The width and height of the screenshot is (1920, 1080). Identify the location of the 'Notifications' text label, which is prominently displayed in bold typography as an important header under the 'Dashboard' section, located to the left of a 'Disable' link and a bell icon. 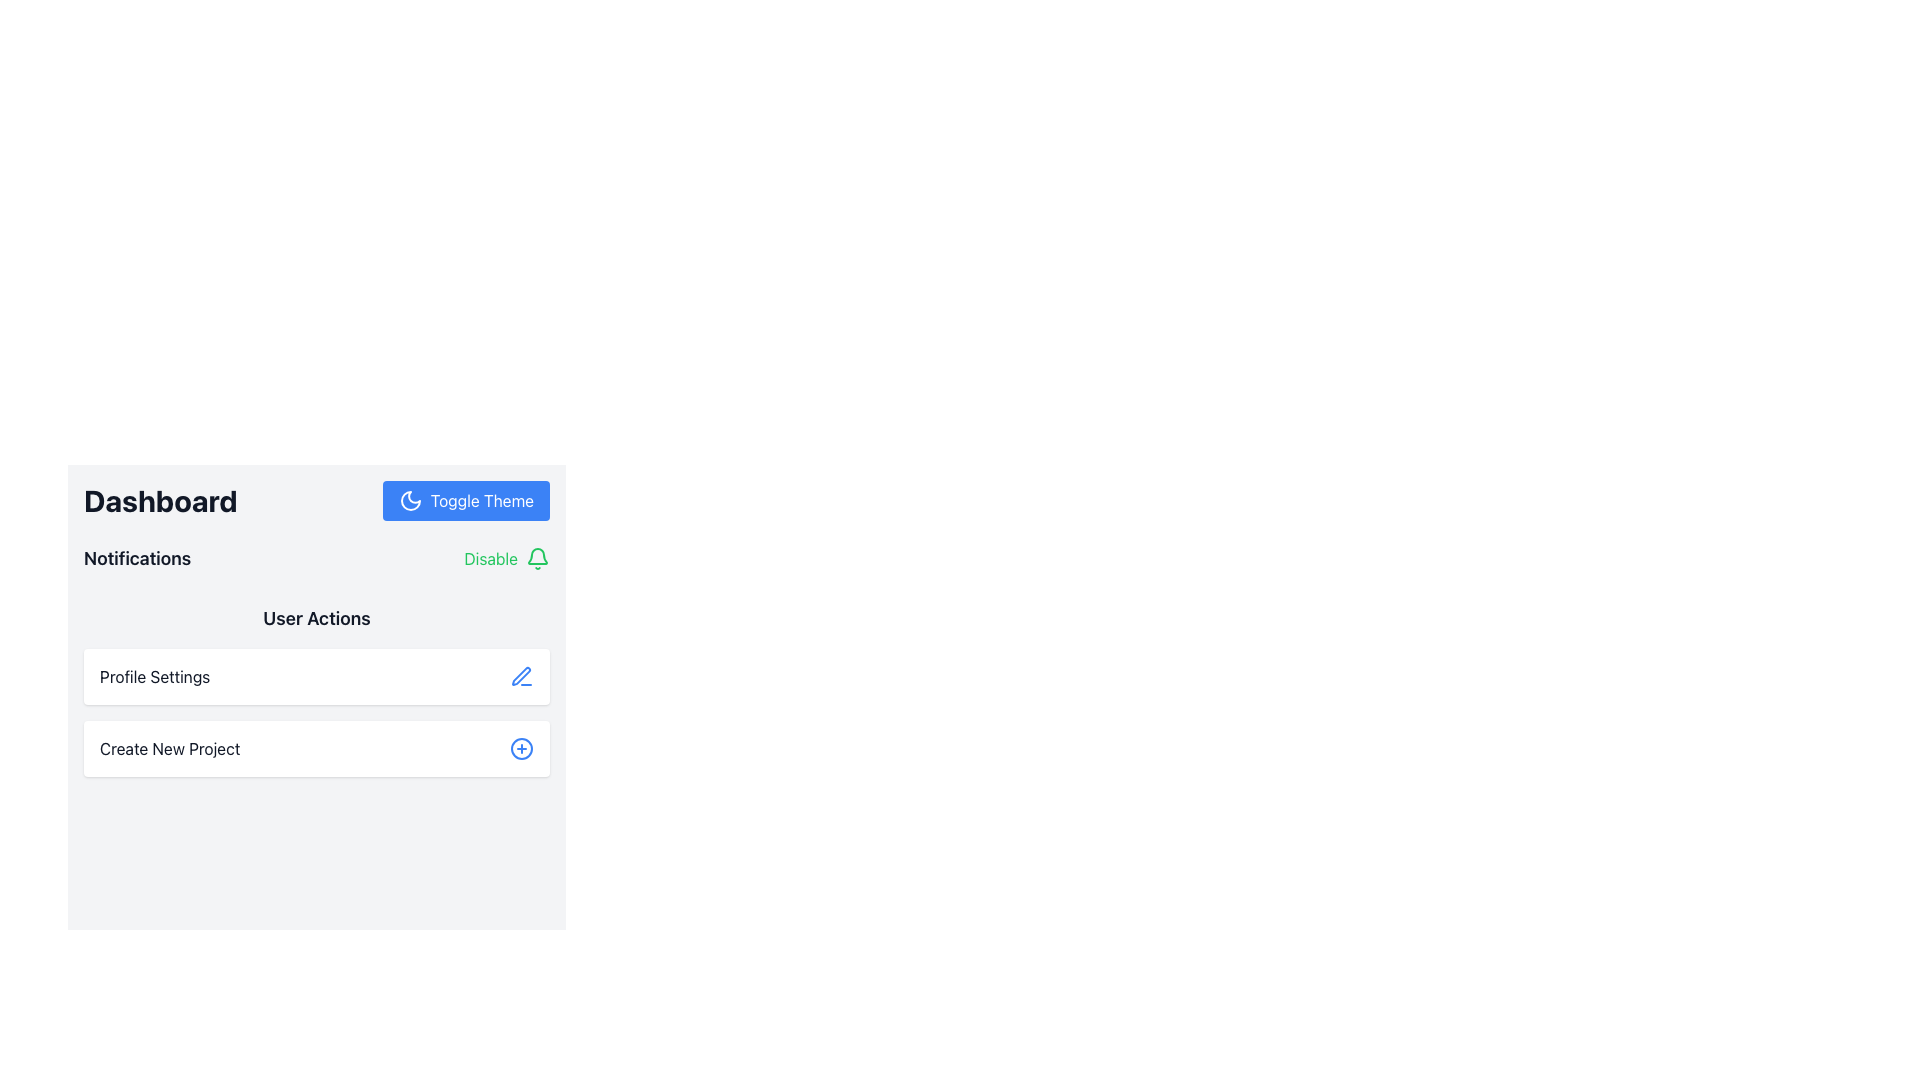
(136, 559).